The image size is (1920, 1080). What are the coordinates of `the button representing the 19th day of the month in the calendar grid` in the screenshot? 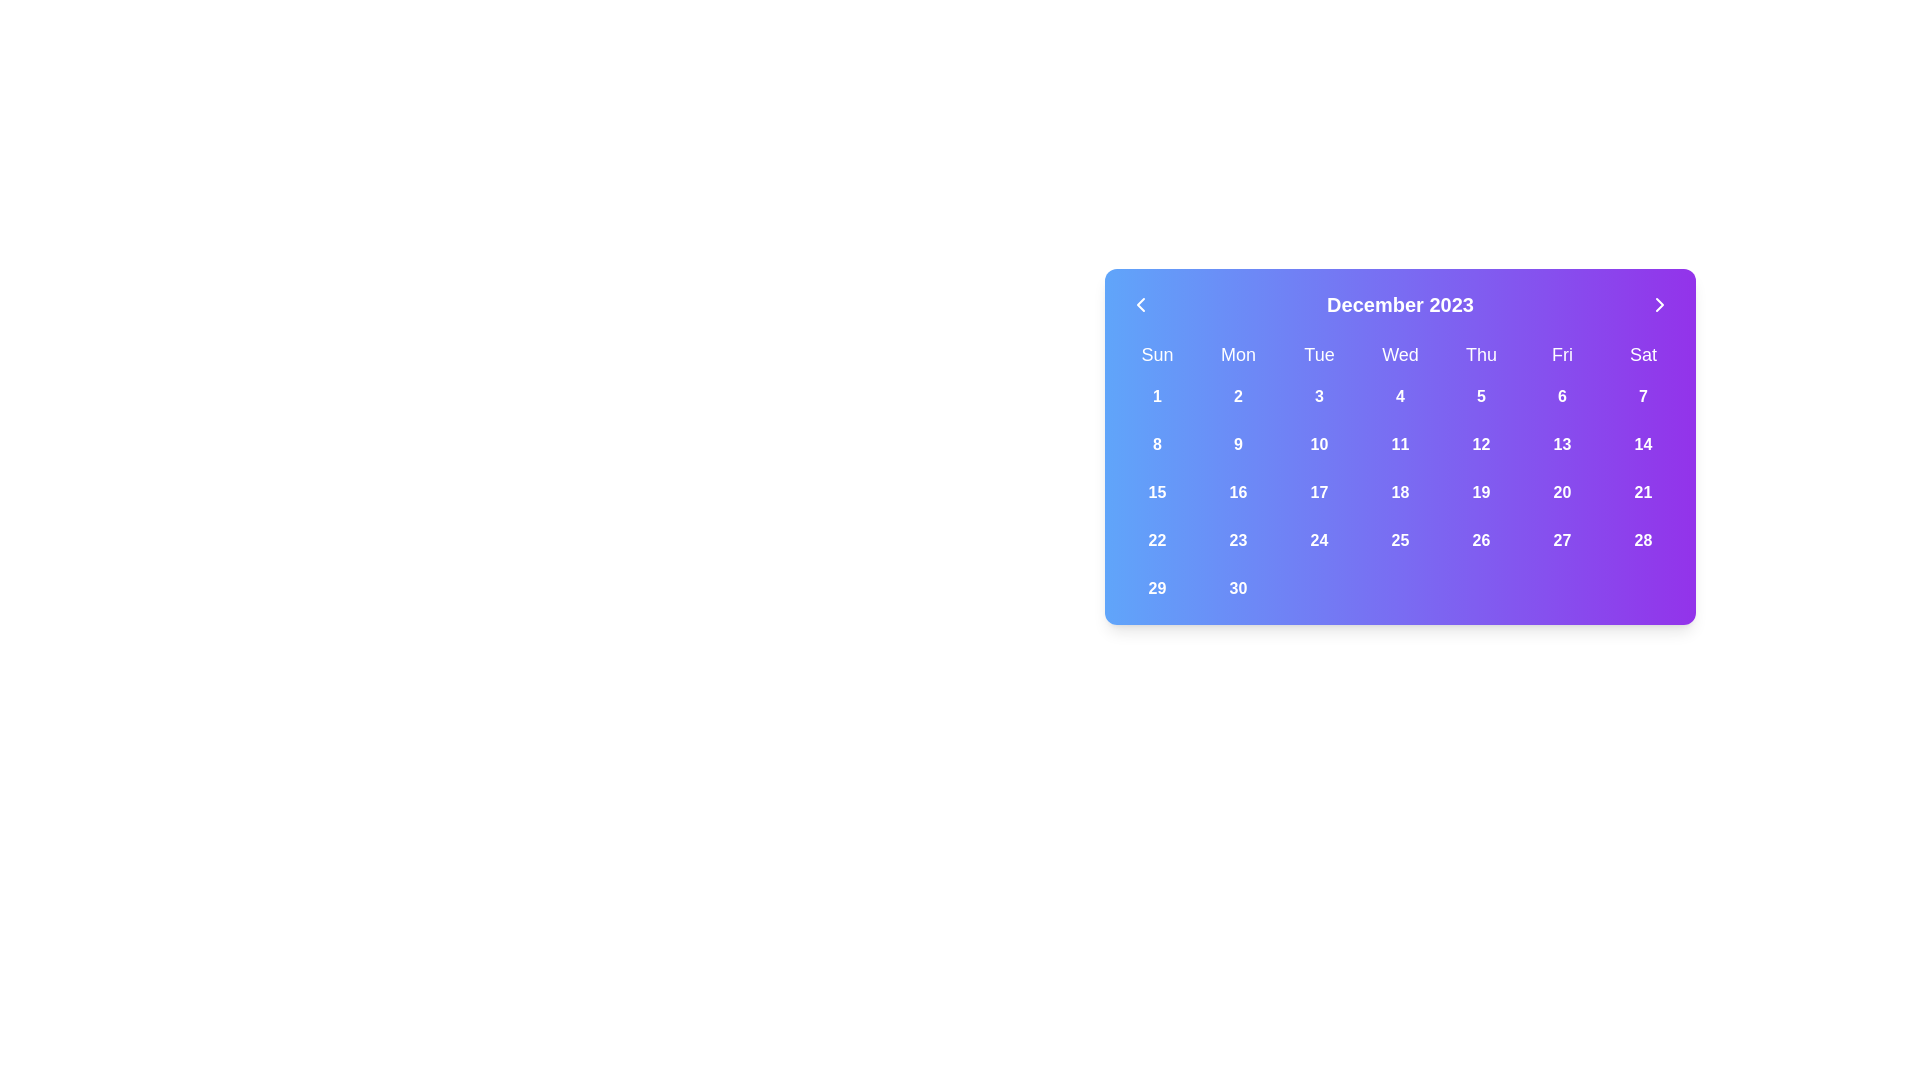 It's located at (1481, 493).